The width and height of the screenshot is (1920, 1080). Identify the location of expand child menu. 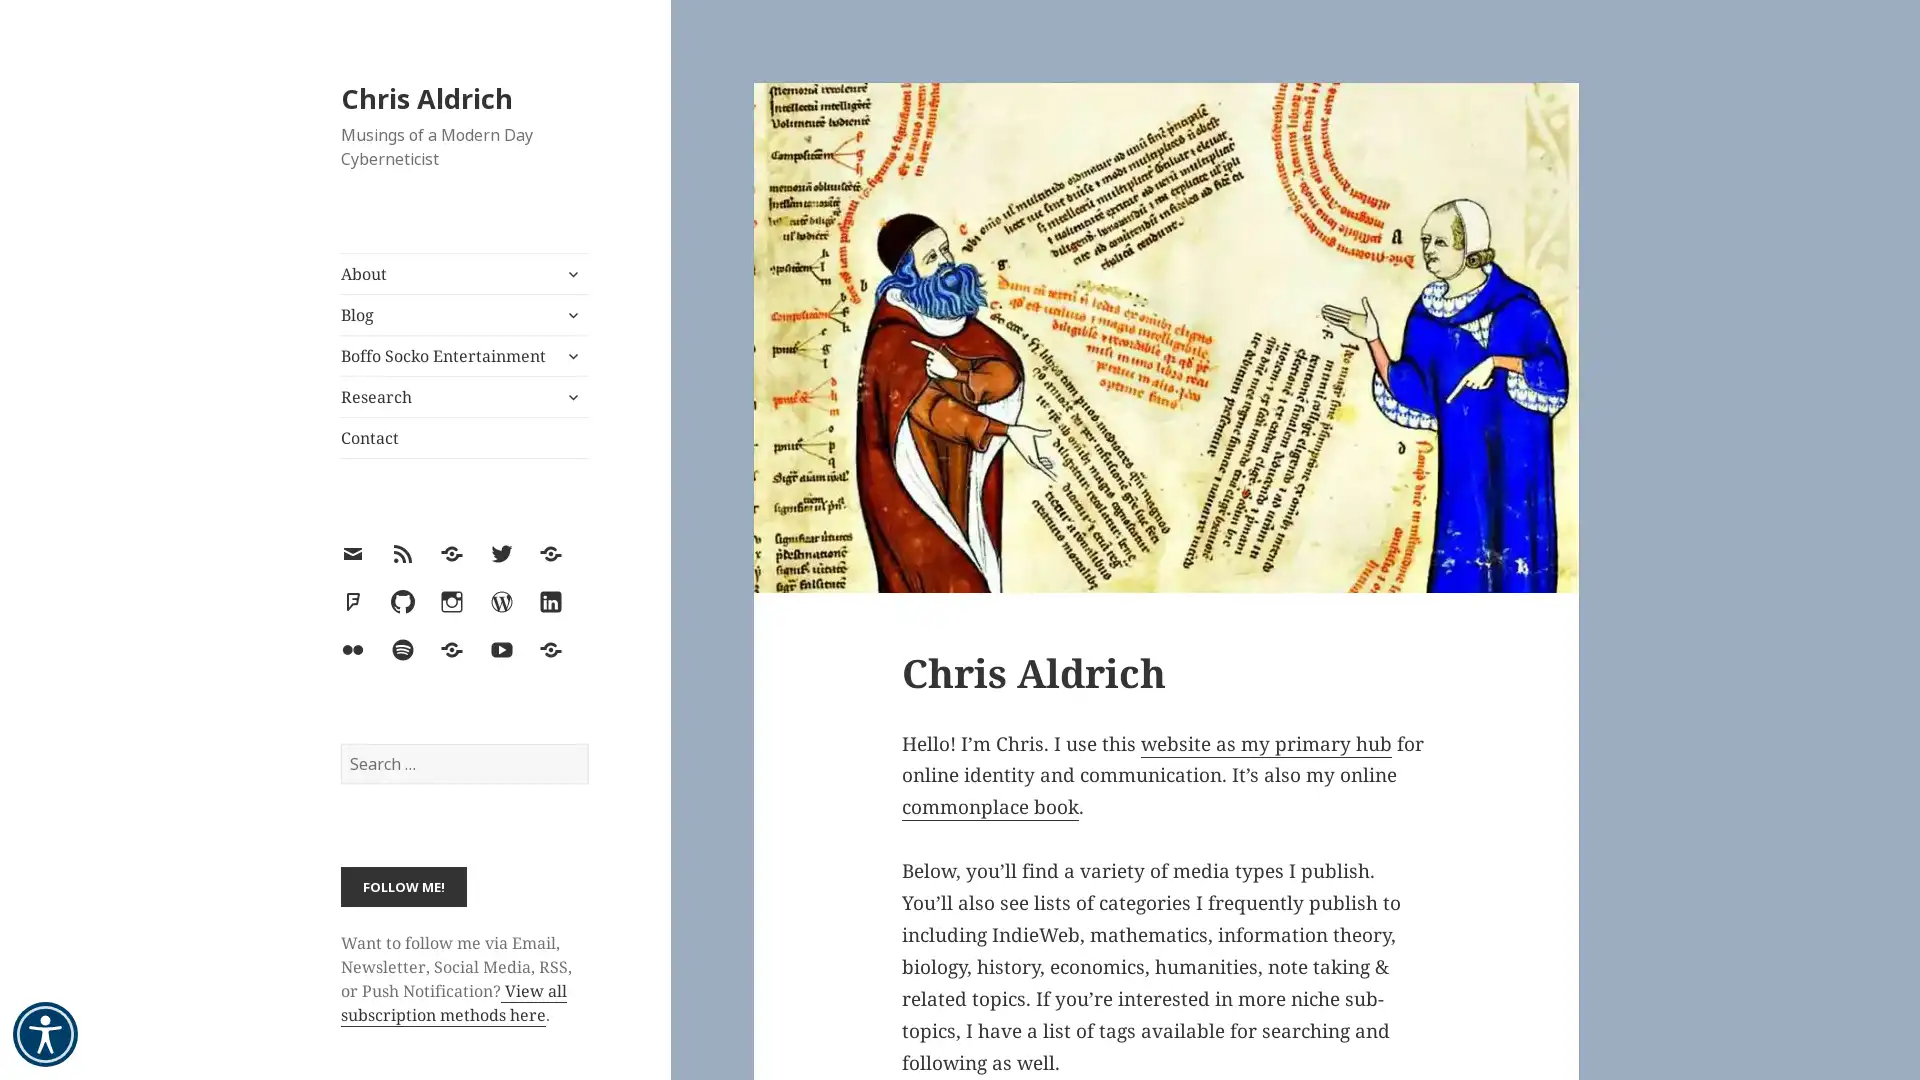
(570, 315).